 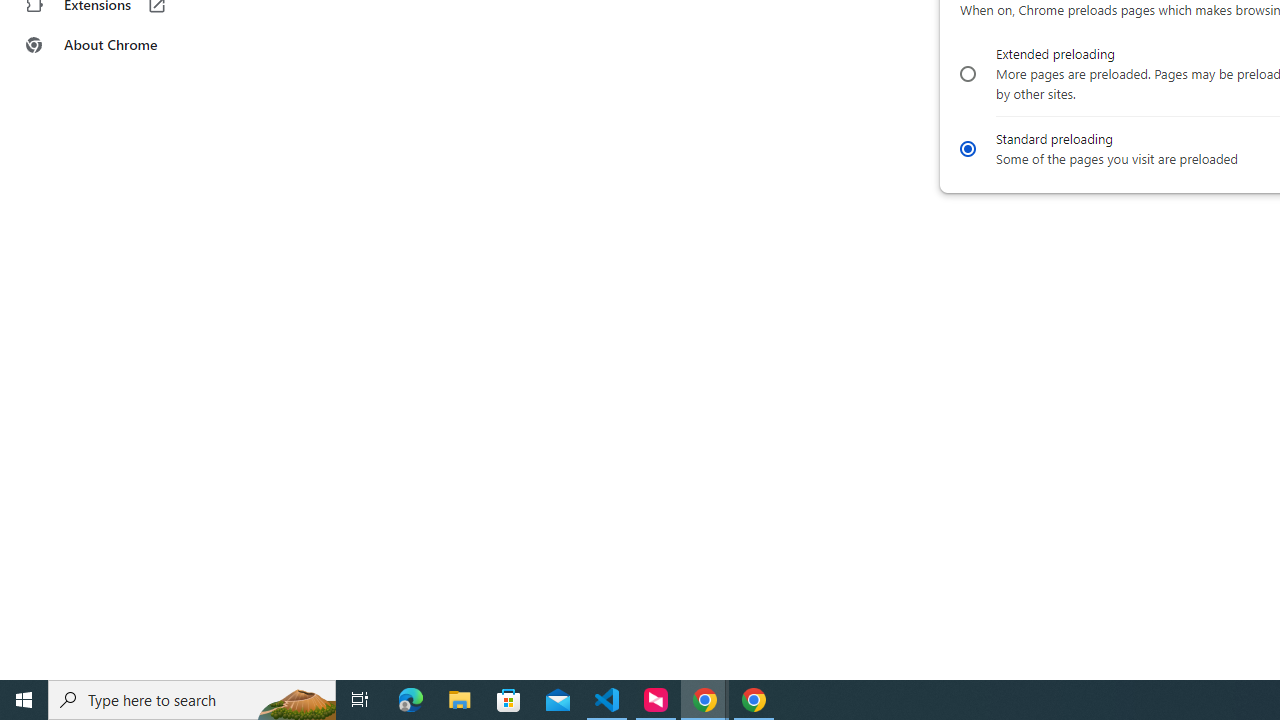 I want to click on 'About Chrome', so click(x=123, y=45).